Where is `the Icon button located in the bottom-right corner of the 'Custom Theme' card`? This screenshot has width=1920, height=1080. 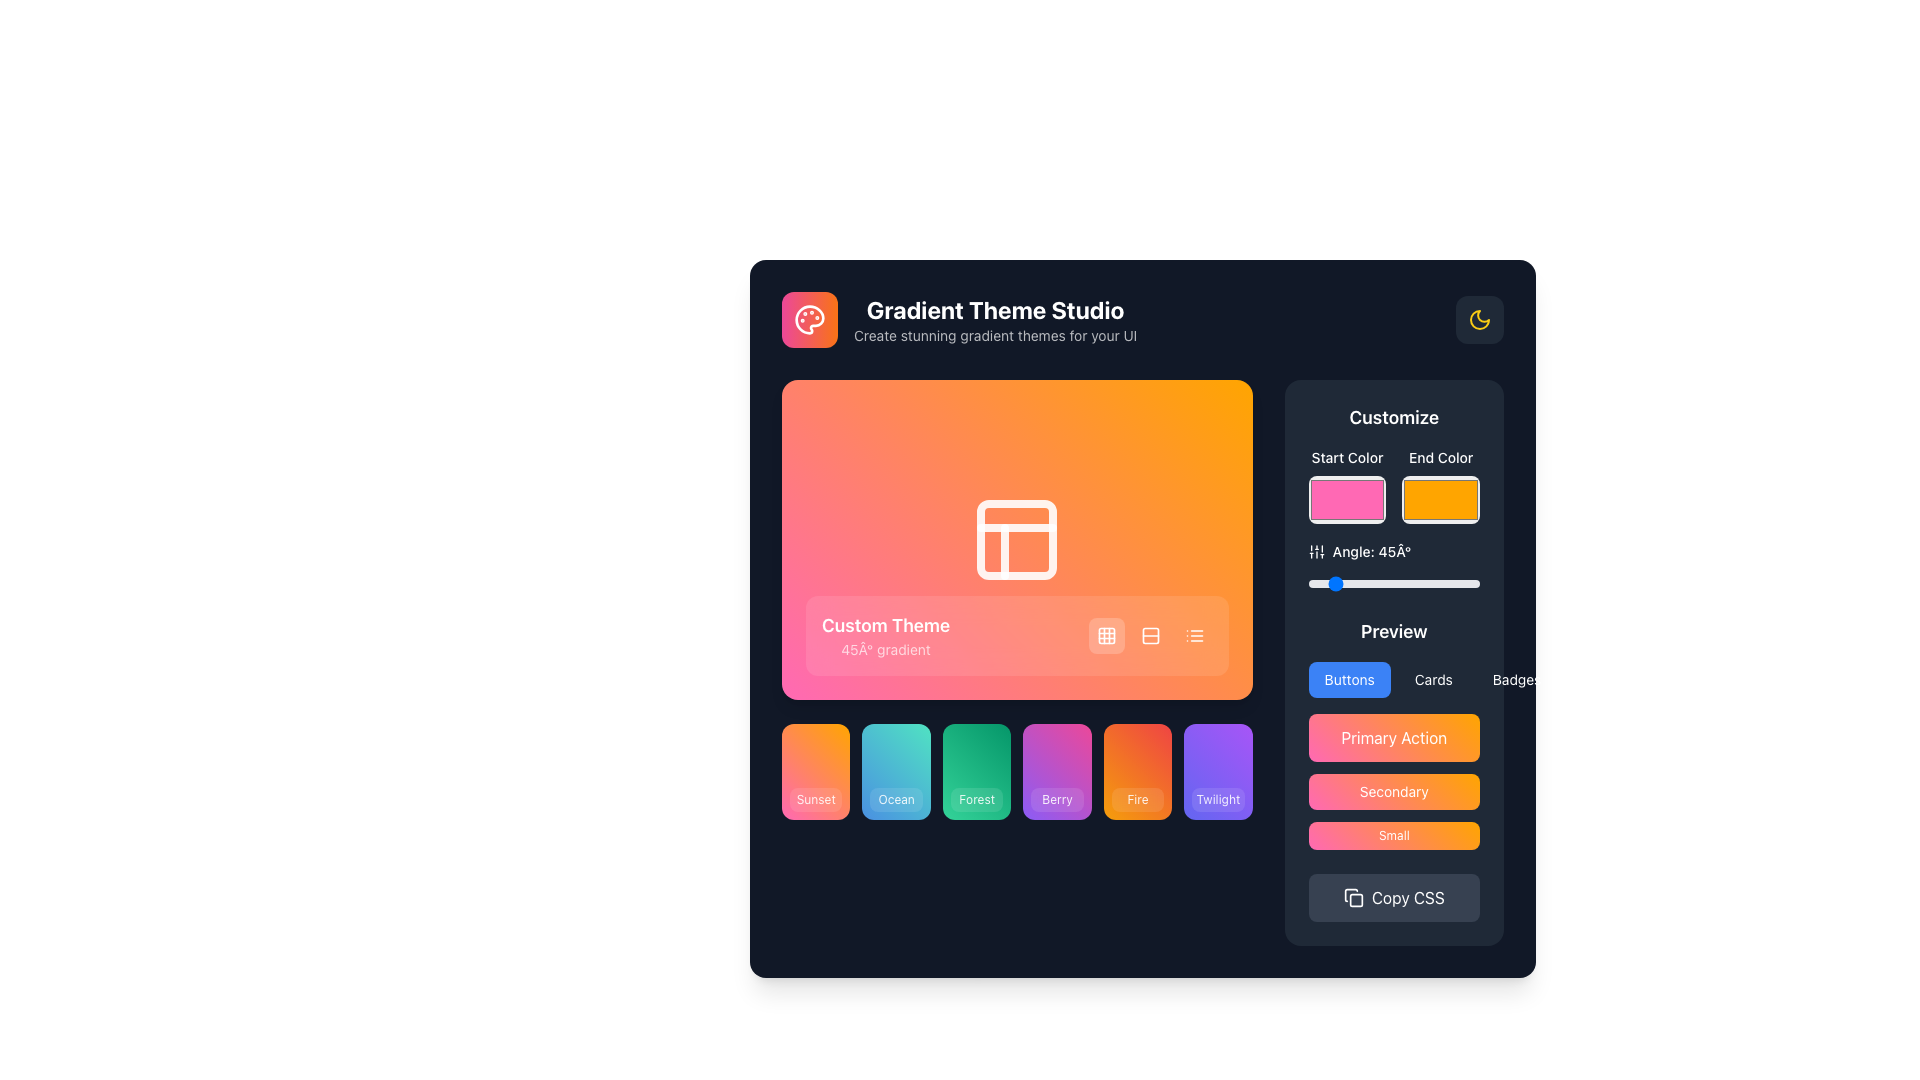
the Icon button located in the bottom-right corner of the 'Custom Theme' card is located at coordinates (1194, 636).